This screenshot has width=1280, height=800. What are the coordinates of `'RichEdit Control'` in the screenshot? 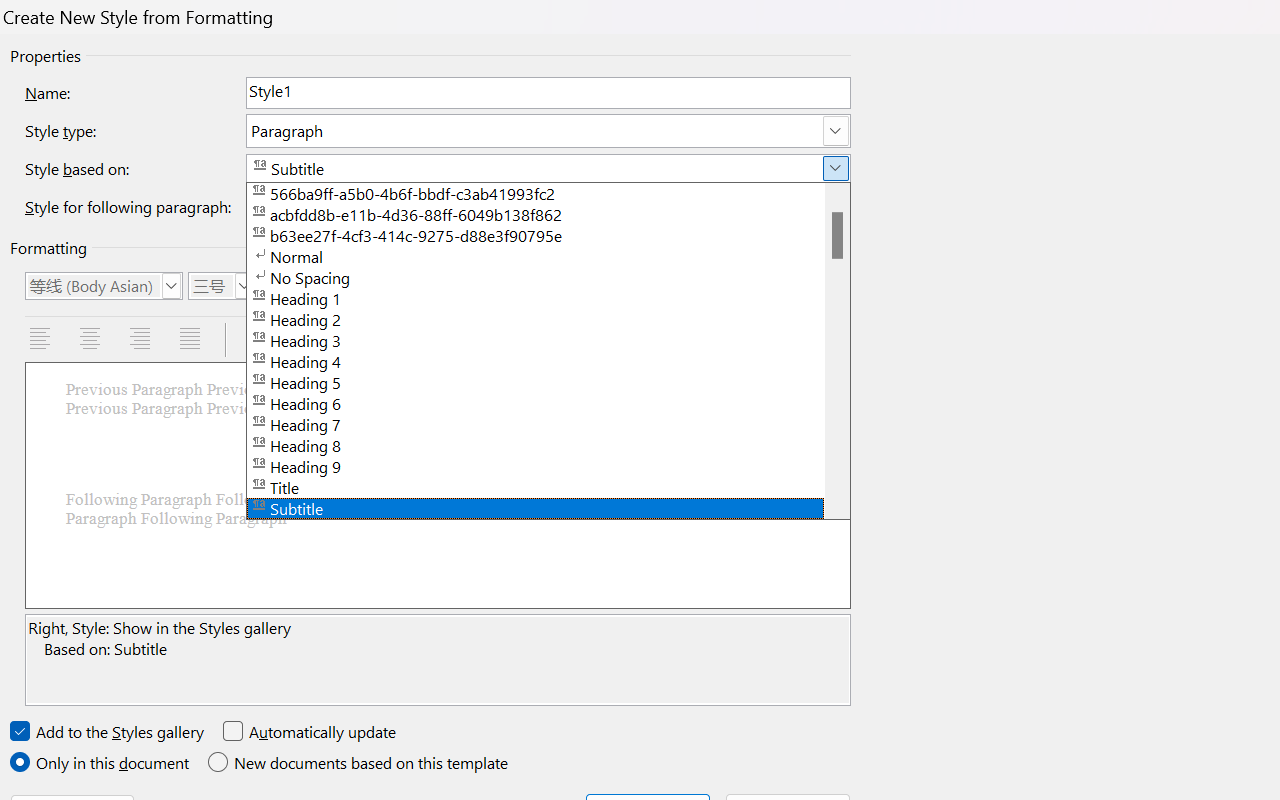 It's located at (548, 92).